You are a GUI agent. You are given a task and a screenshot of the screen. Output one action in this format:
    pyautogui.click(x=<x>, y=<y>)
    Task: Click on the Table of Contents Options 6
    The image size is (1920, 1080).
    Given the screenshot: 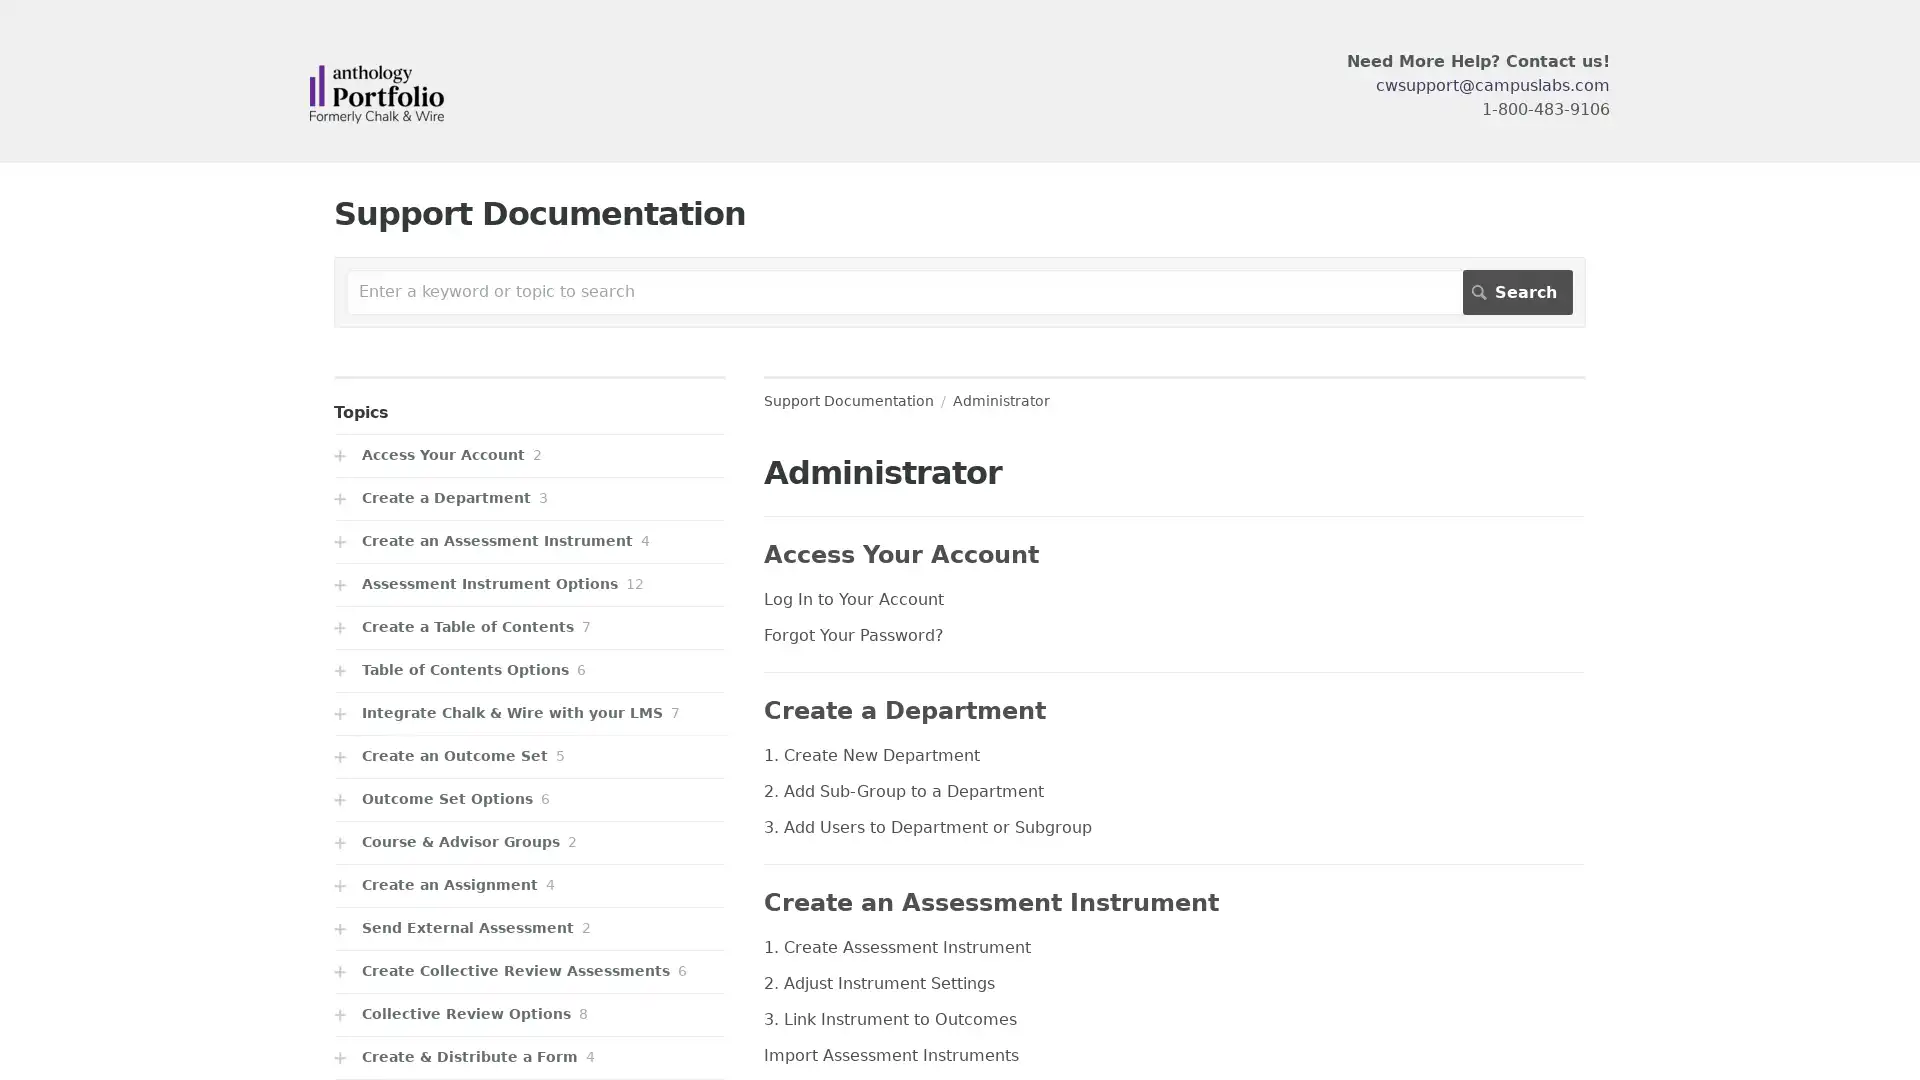 What is the action you would take?
    pyautogui.click(x=529, y=670)
    